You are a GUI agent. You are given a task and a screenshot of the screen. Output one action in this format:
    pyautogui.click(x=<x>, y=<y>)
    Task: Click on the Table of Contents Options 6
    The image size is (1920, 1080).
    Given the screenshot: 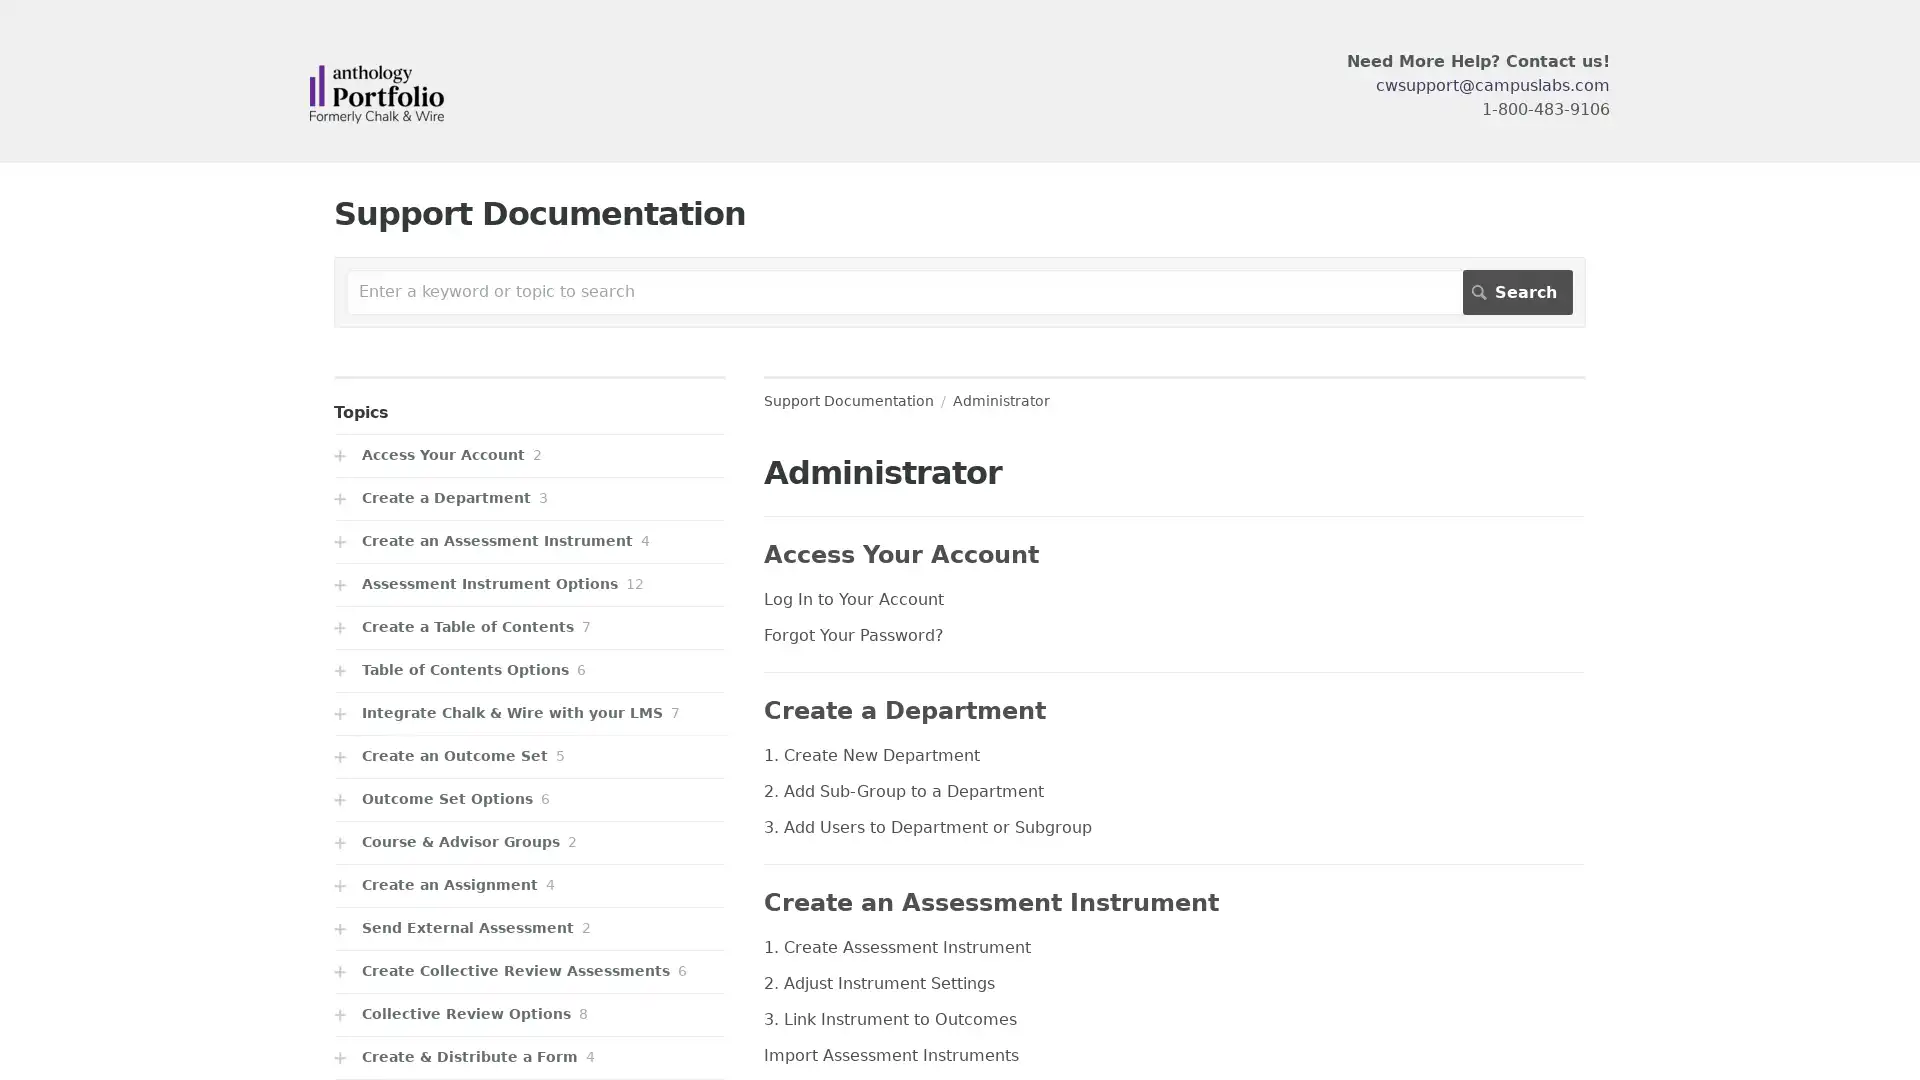 What is the action you would take?
    pyautogui.click(x=529, y=670)
    